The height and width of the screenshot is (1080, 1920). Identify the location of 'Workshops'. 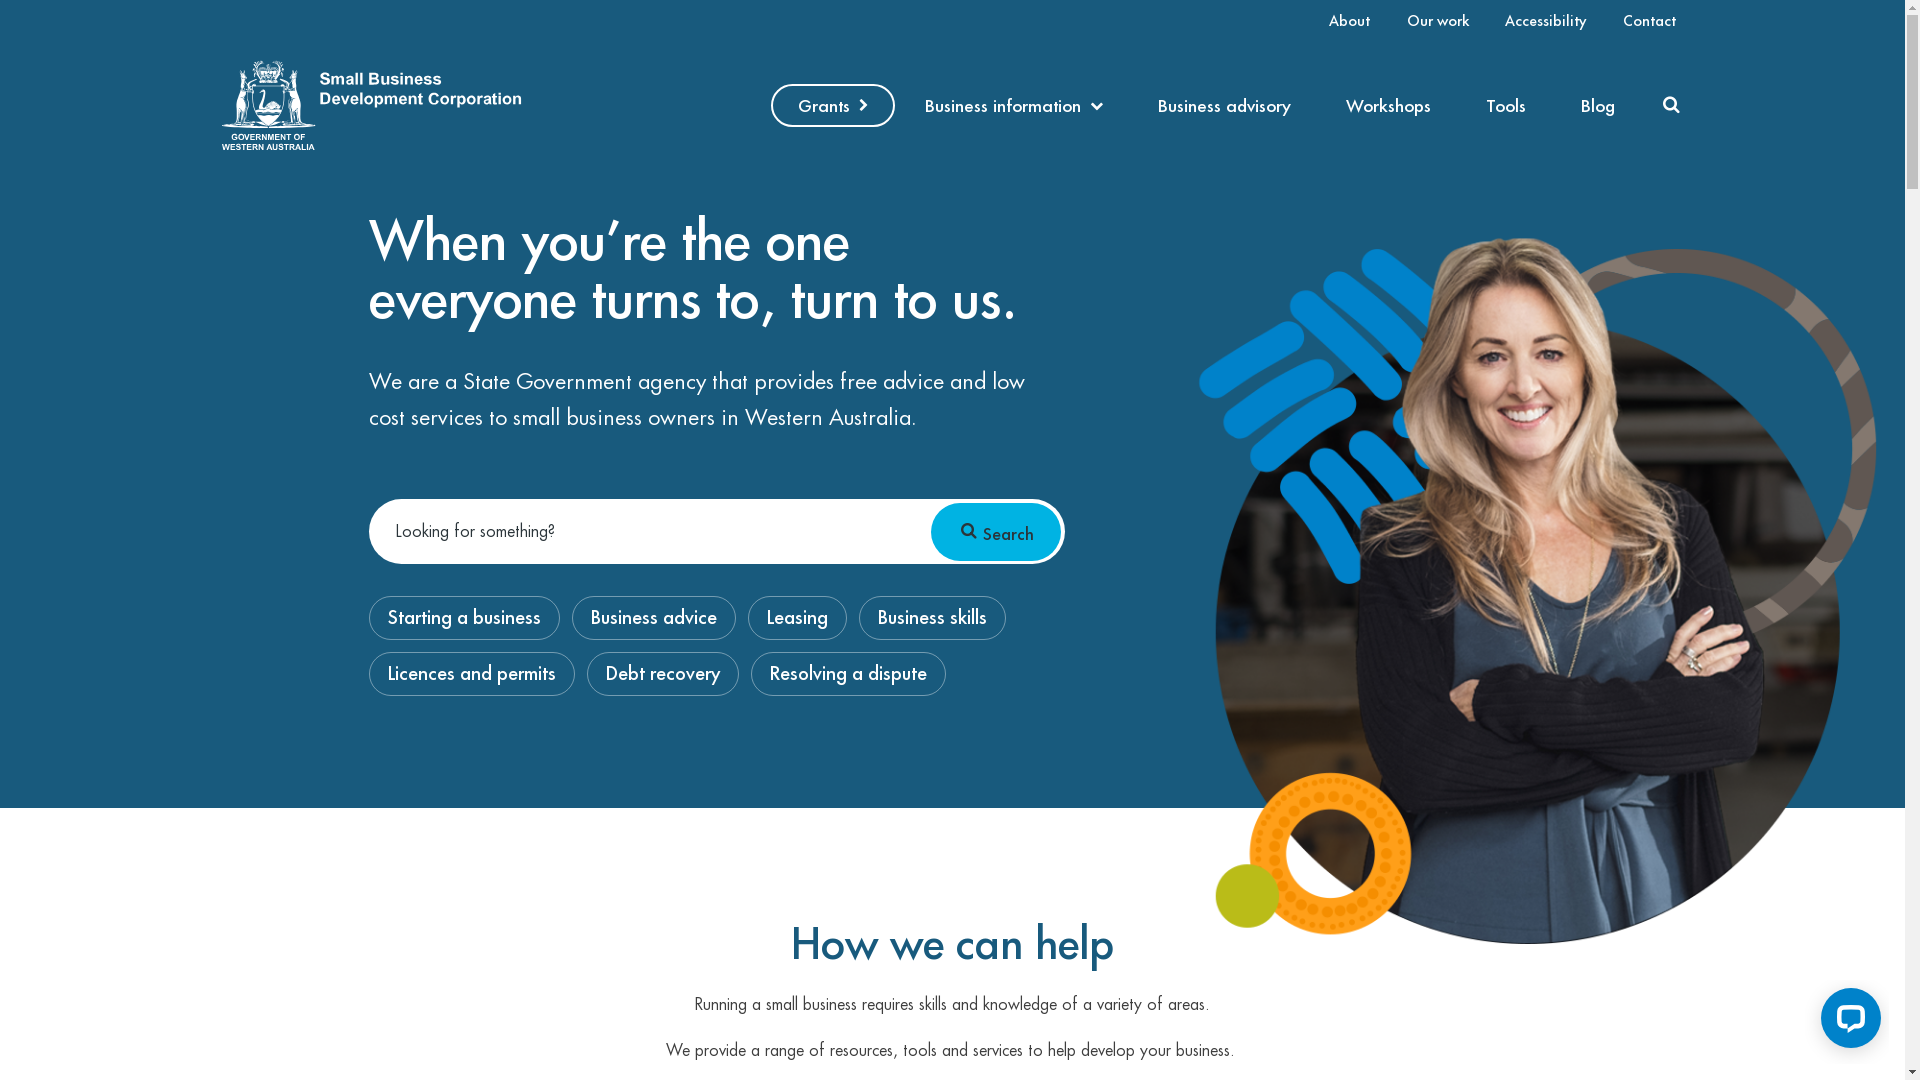
(1387, 105).